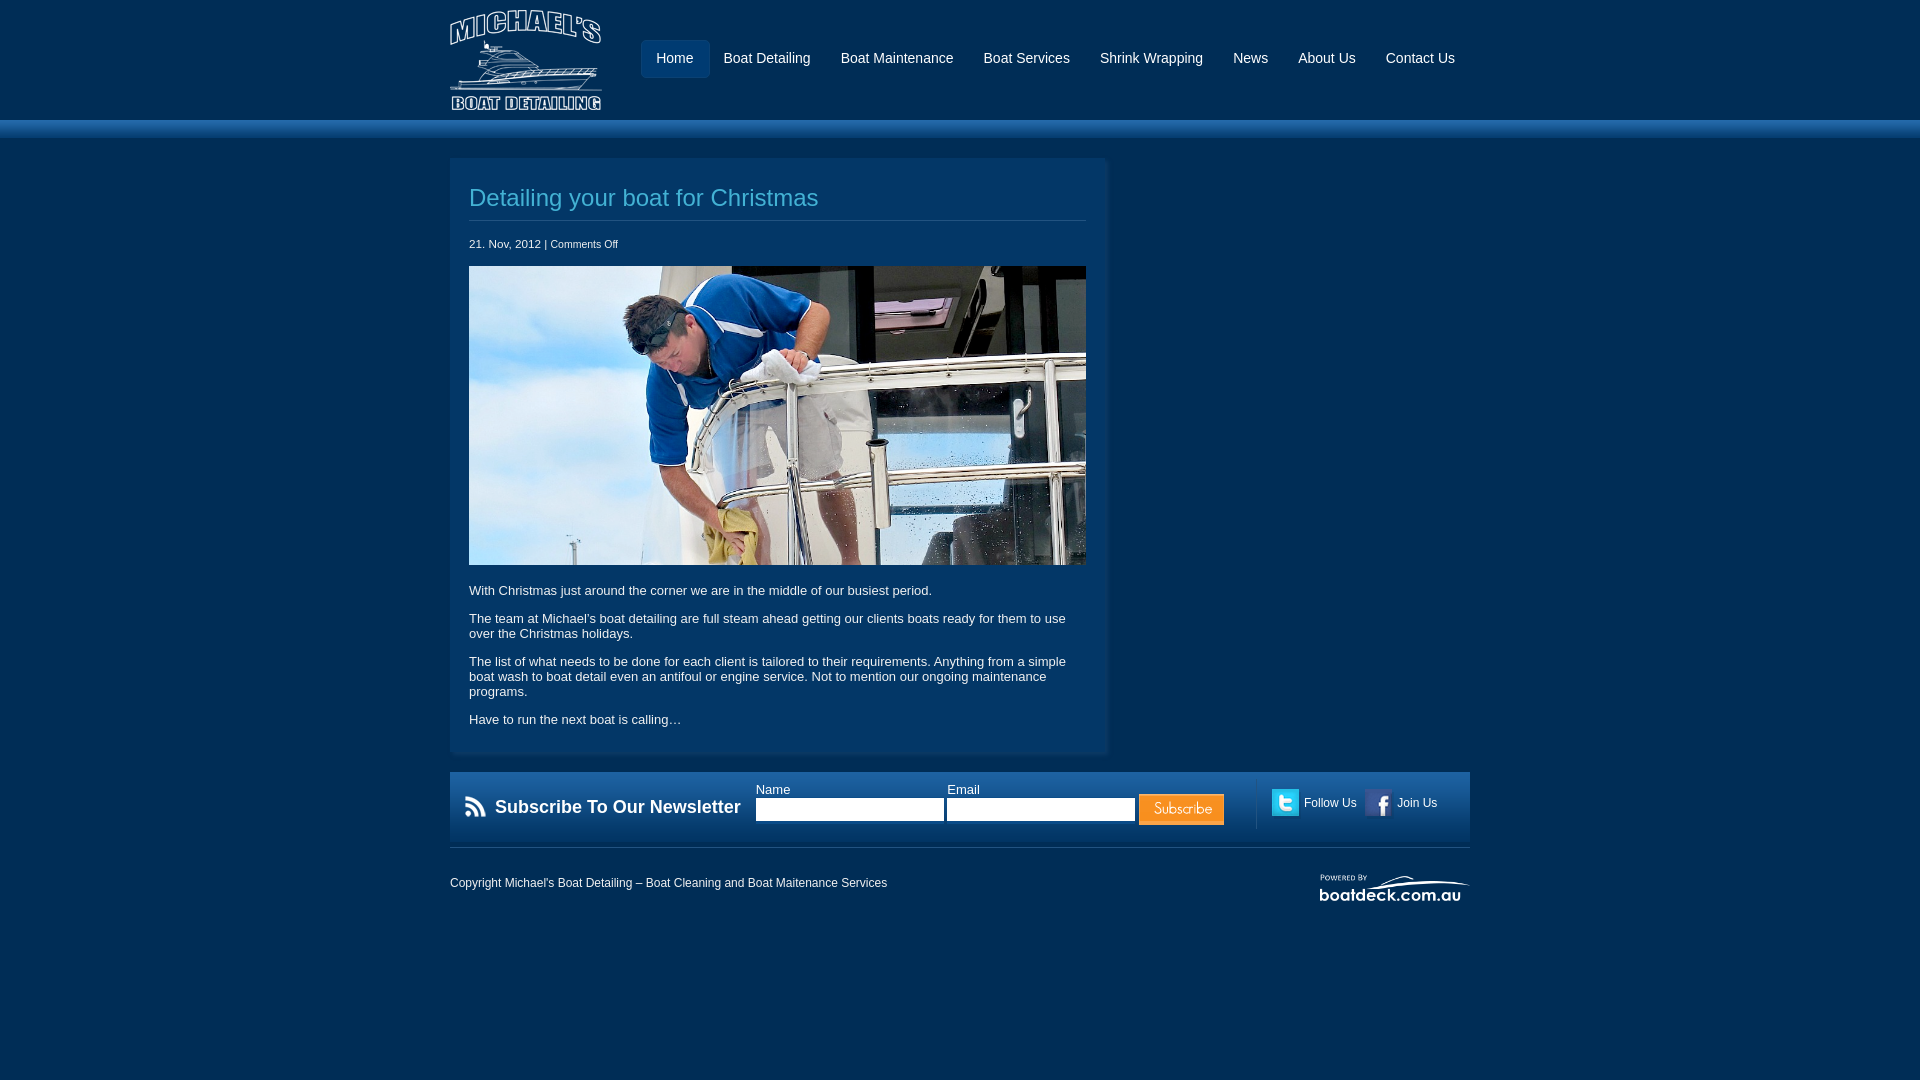 This screenshot has width=1920, height=1080. What do you see at coordinates (674, 64) in the screenshot?
I see `'Home'` at bounding box center [674, 64].